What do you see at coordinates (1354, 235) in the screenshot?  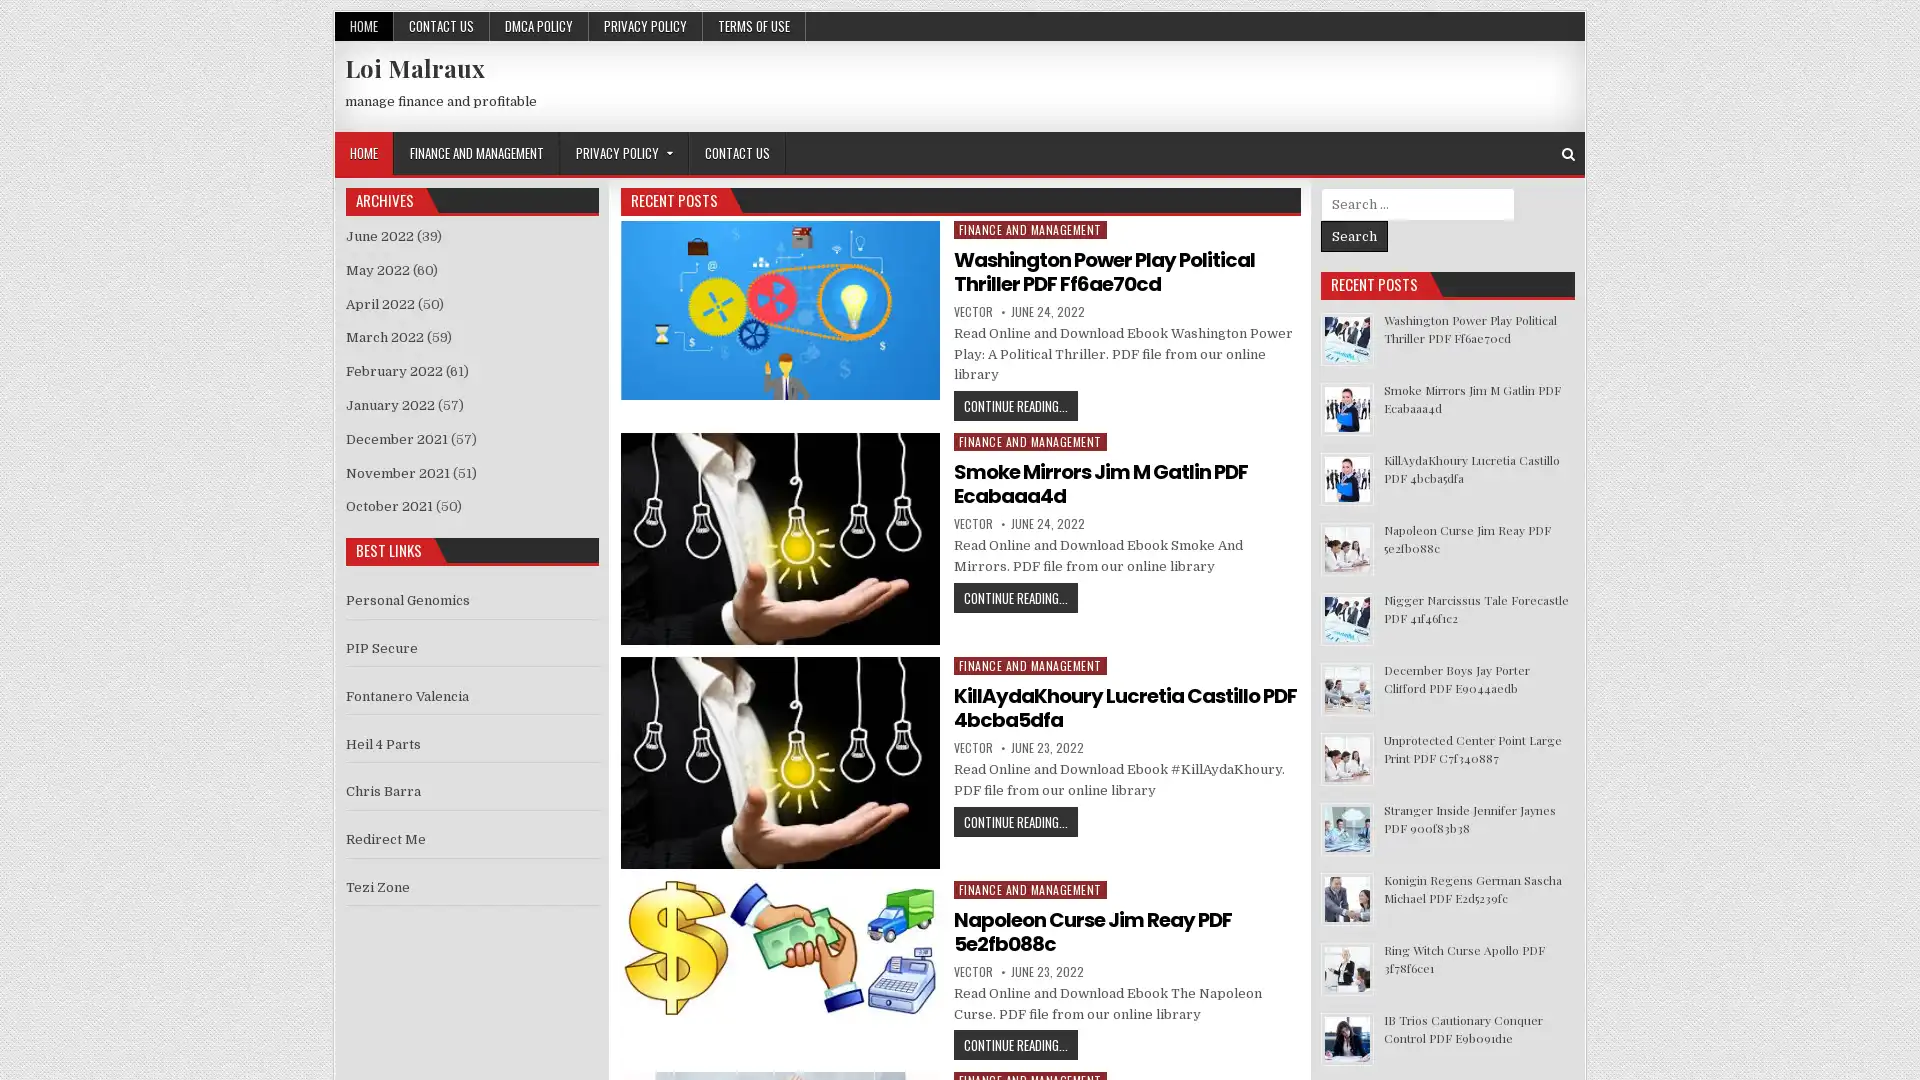 I see `Search` at bounding box center [1354, 235].